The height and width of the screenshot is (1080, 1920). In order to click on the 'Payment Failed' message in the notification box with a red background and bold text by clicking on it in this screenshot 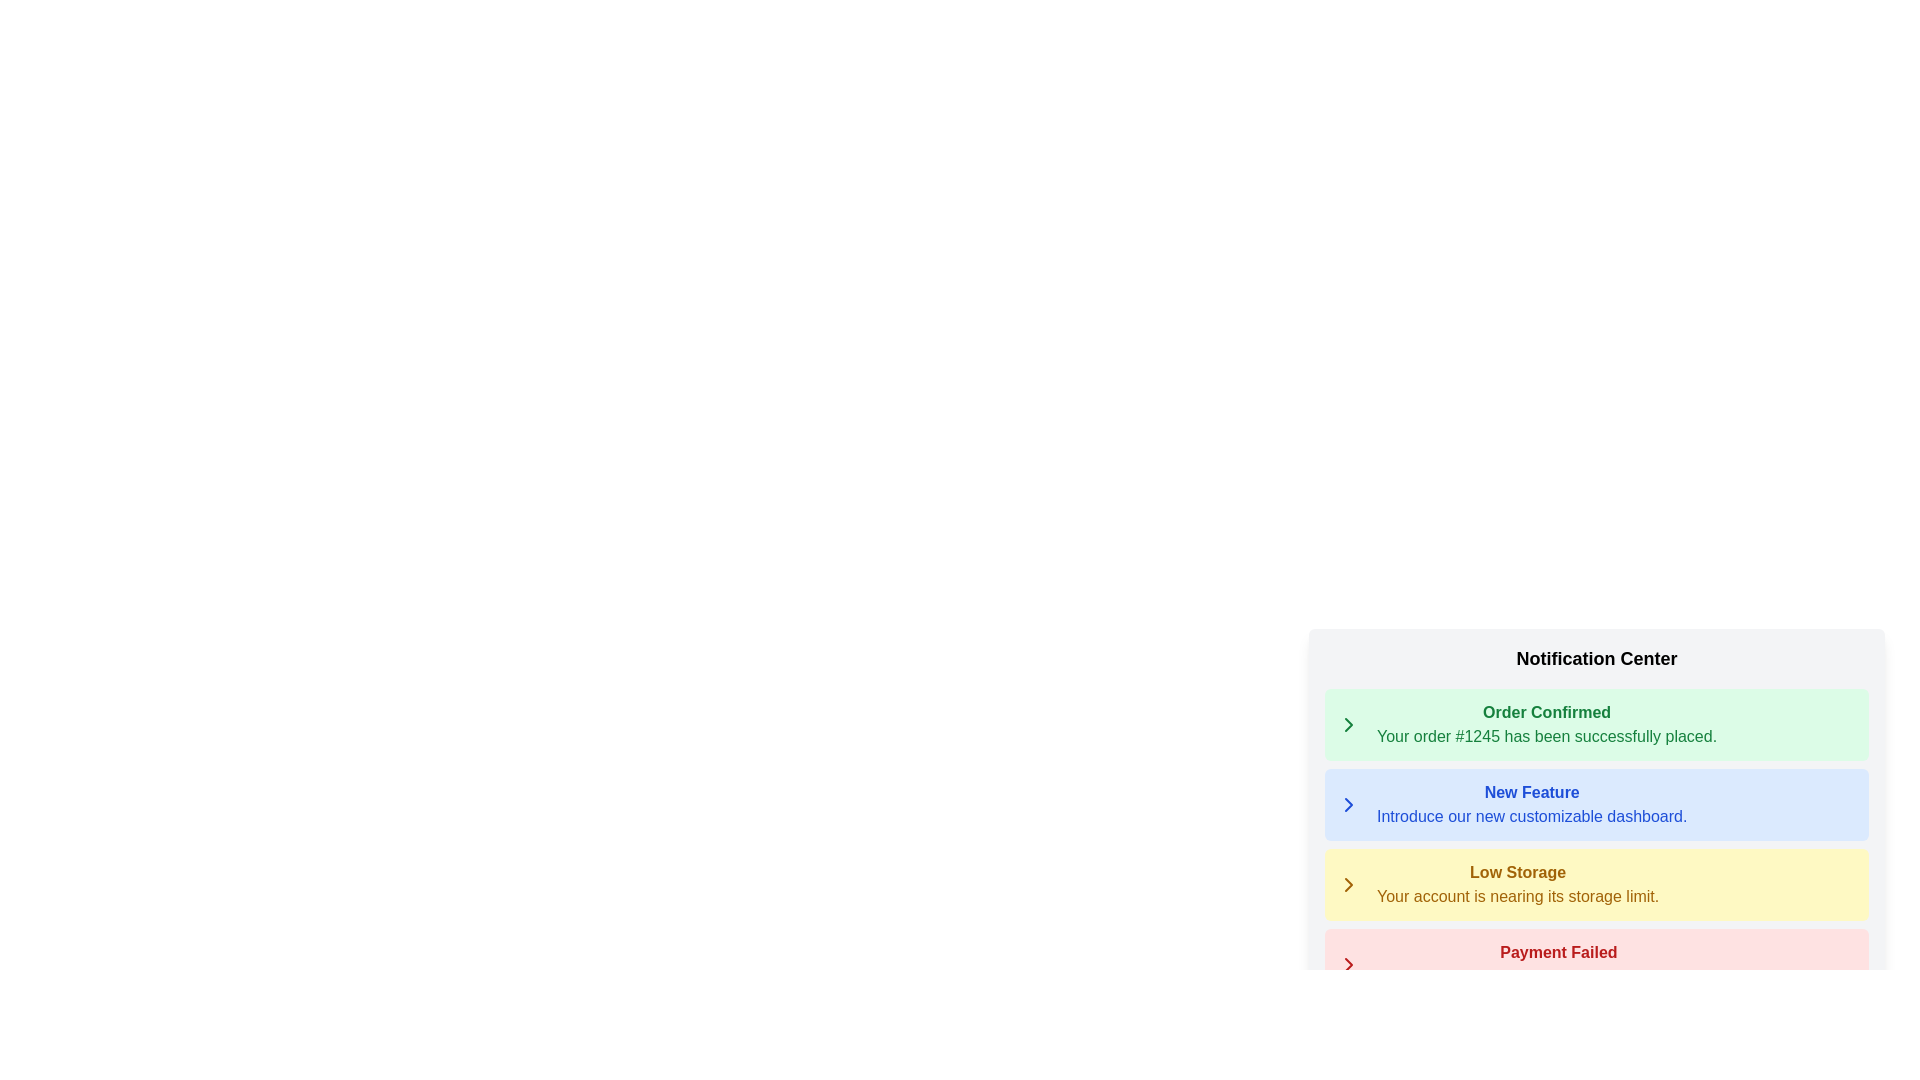, I will do `click(1596, 963)`.